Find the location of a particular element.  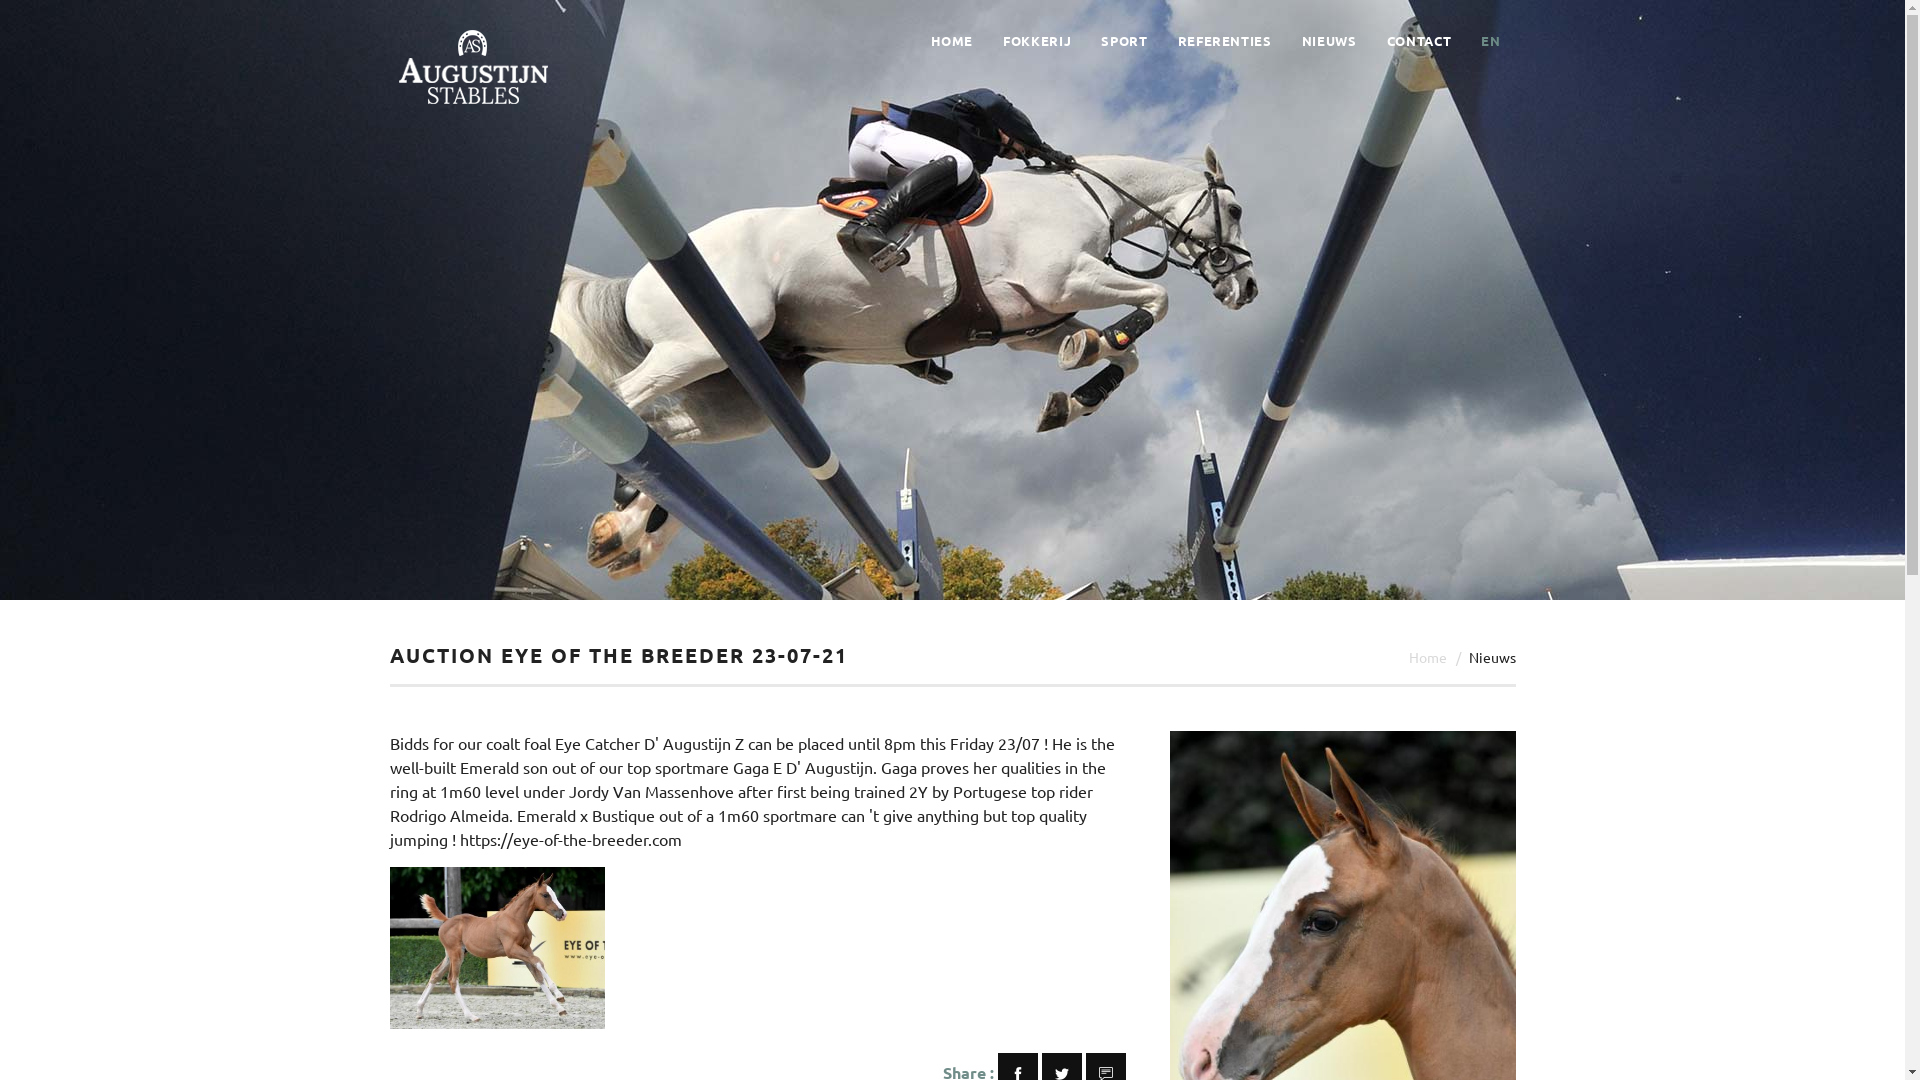

'EN' is located at coordinates (1490, 41).